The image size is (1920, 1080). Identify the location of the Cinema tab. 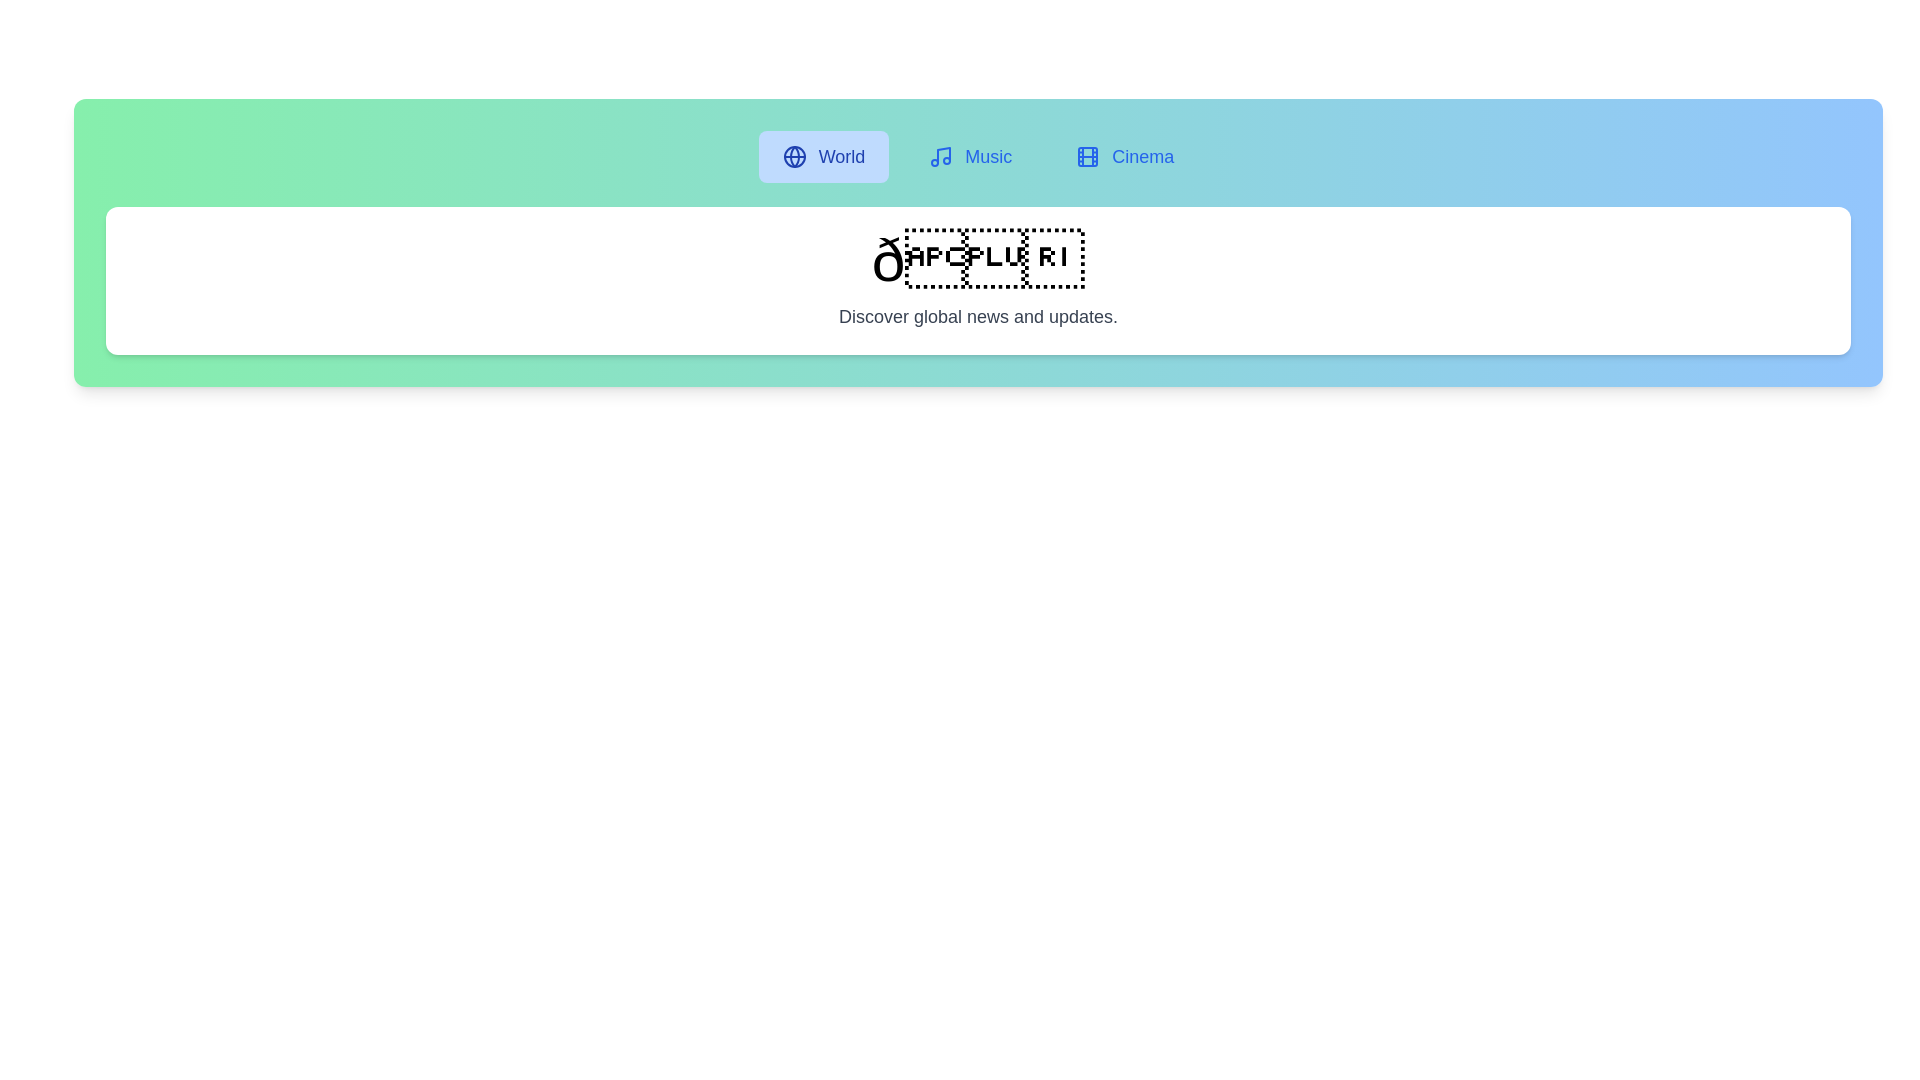
(1125, 156).